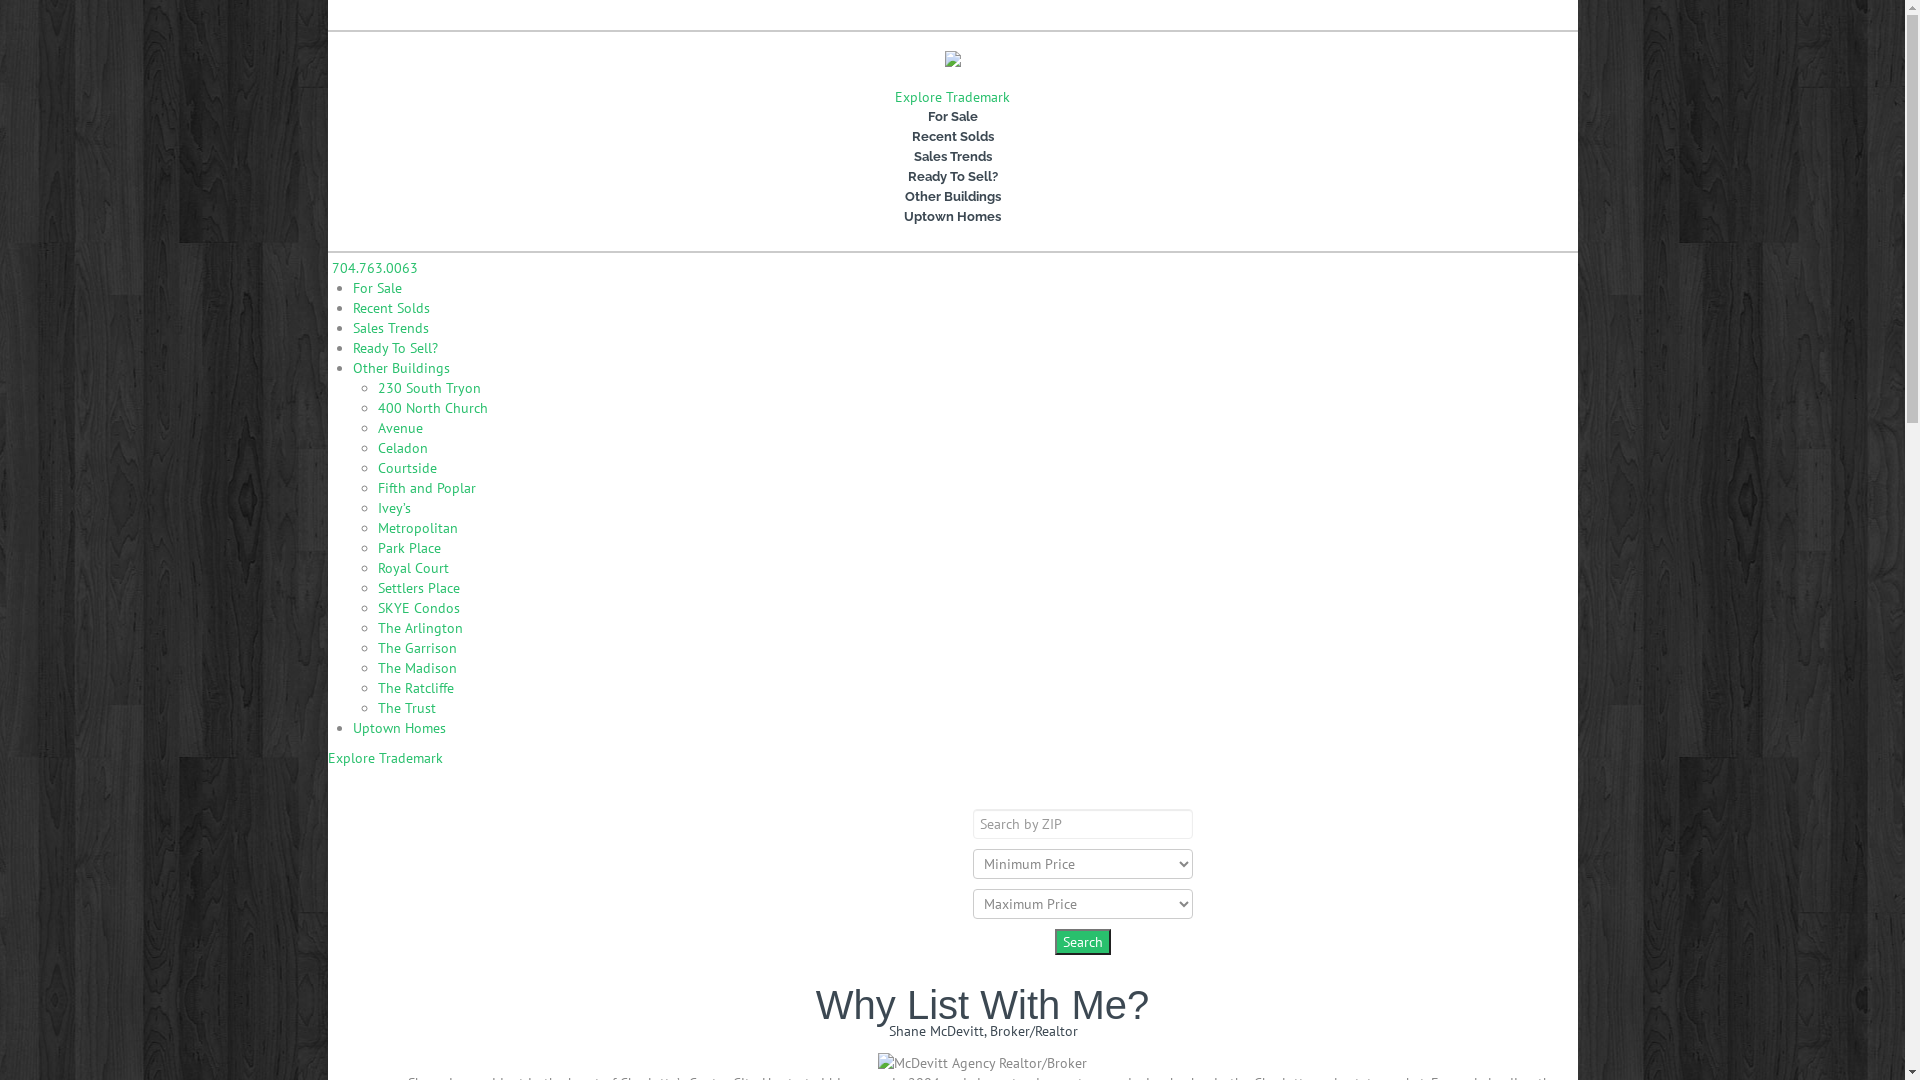 The height and width of the screenshot is (1080, 1920). I want to click on 'Courtside', so click(406, 467).